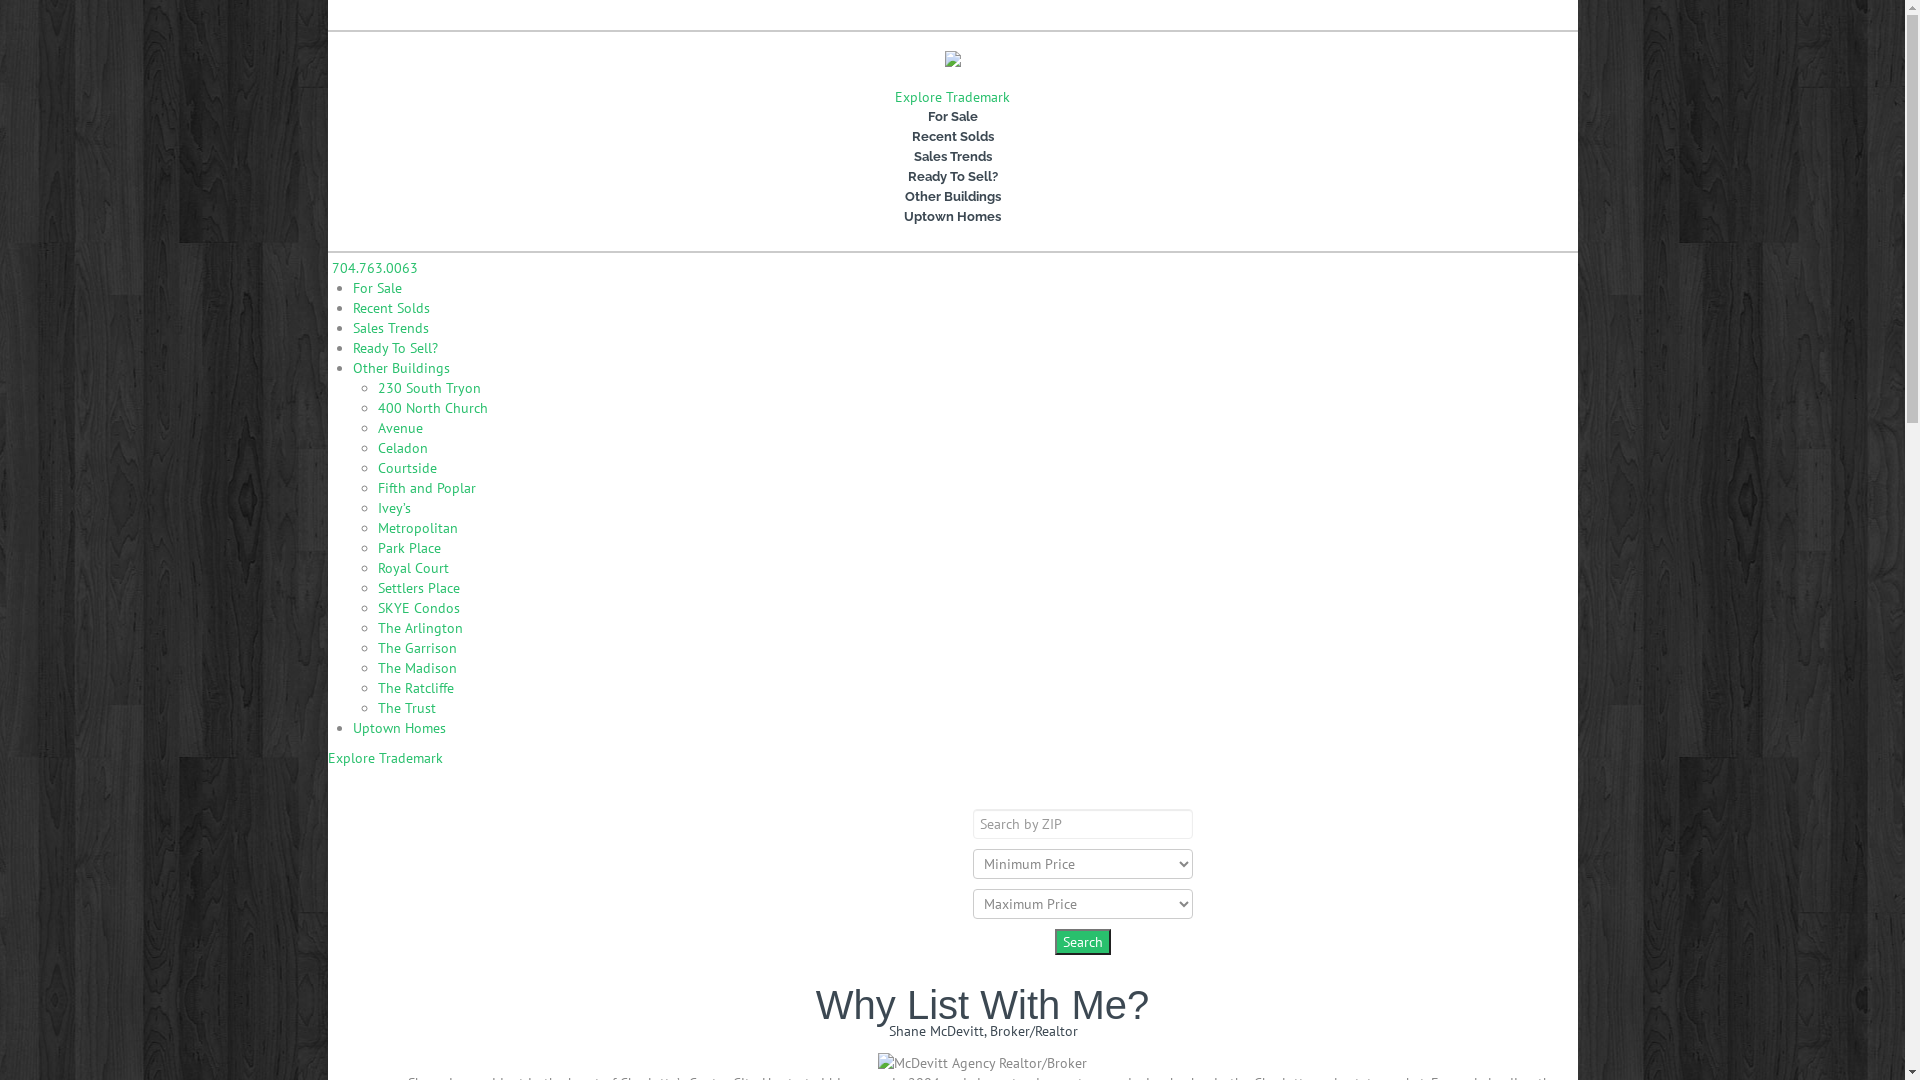 The height and width of the screenshot is (1080, 1920). I want to click on 'Courtside', so click(406, 467).